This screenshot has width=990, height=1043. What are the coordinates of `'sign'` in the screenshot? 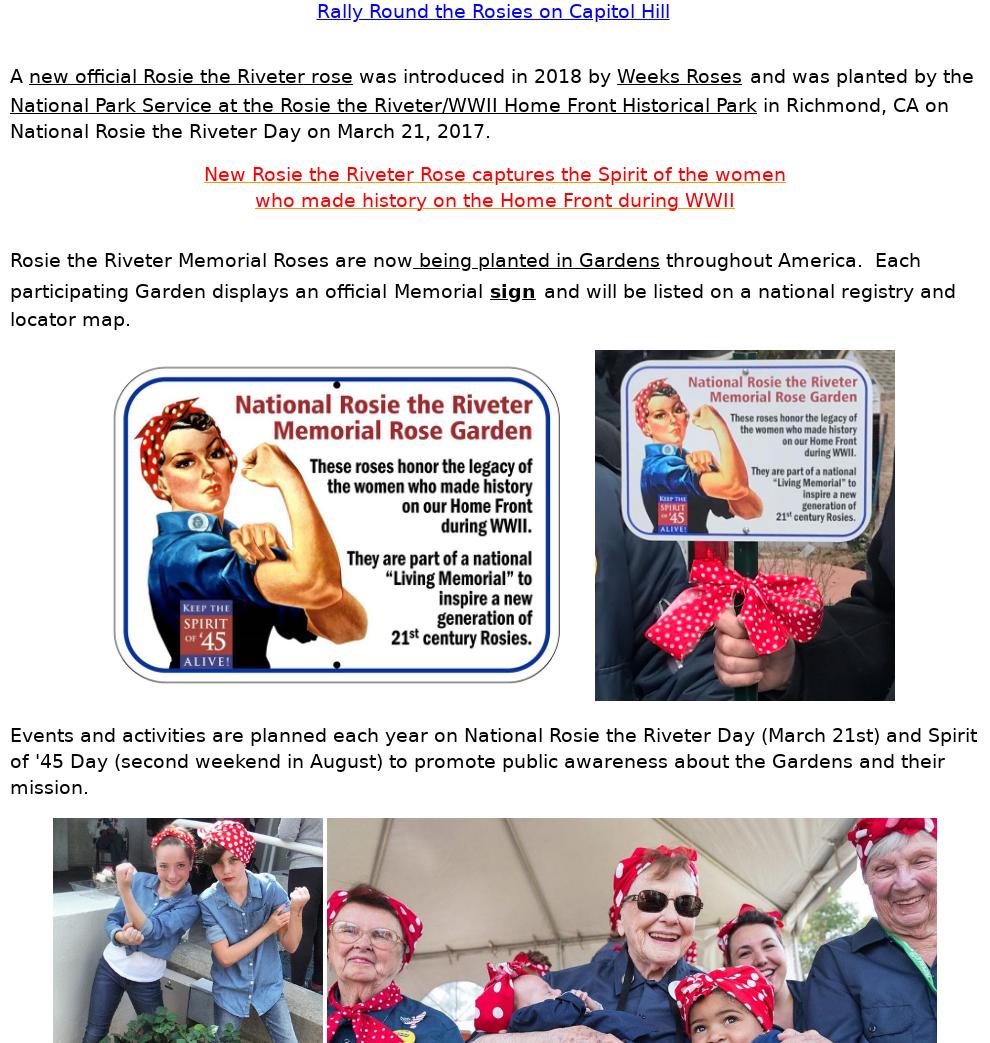 It's located at (489, 290).